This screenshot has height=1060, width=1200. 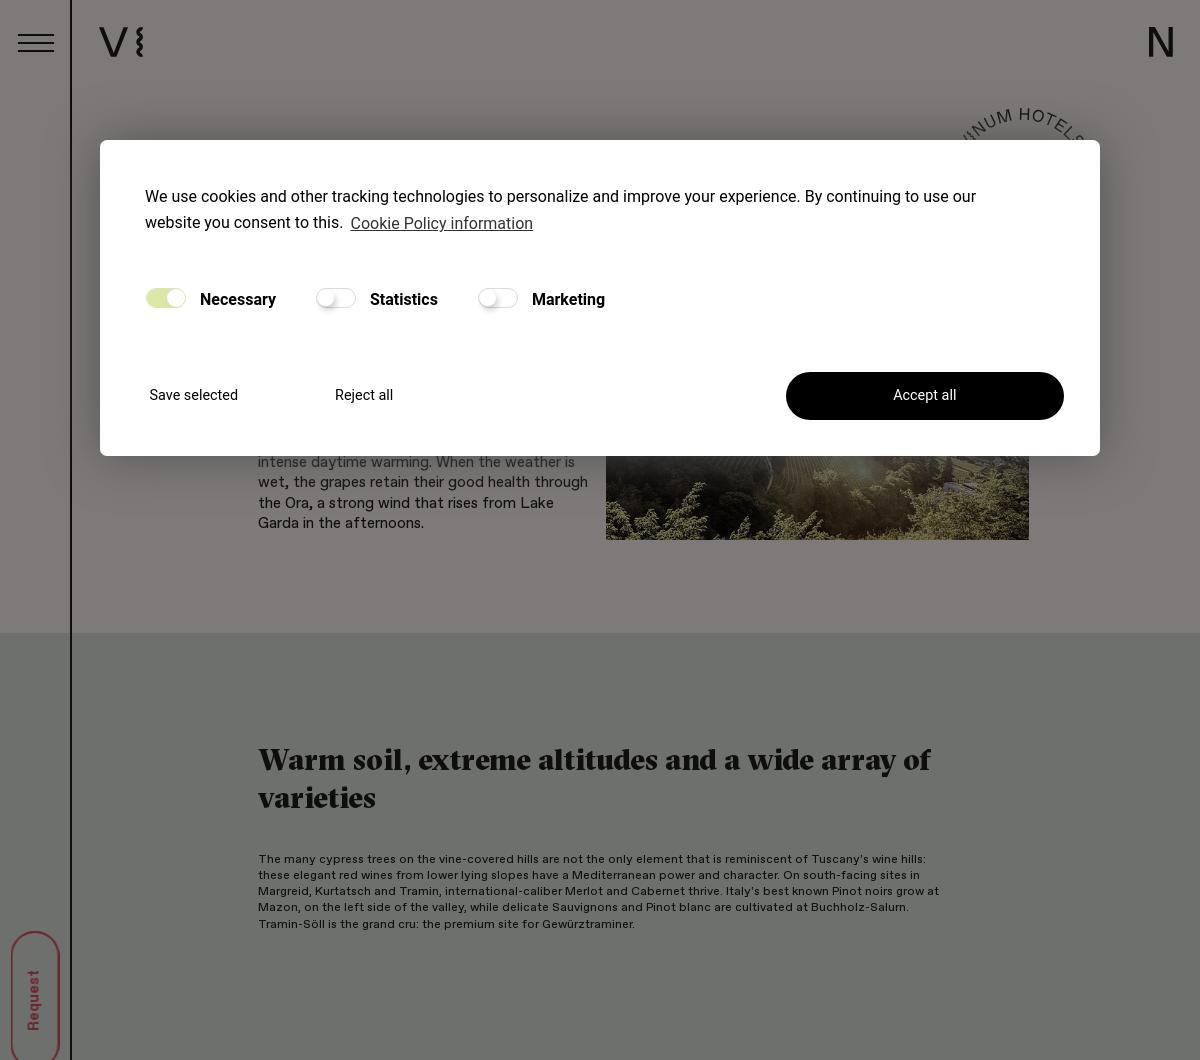 What do you see at coordinates (924, 395) in the screenshot?
I see `'Accept all'` at bounding box center [924, 395].